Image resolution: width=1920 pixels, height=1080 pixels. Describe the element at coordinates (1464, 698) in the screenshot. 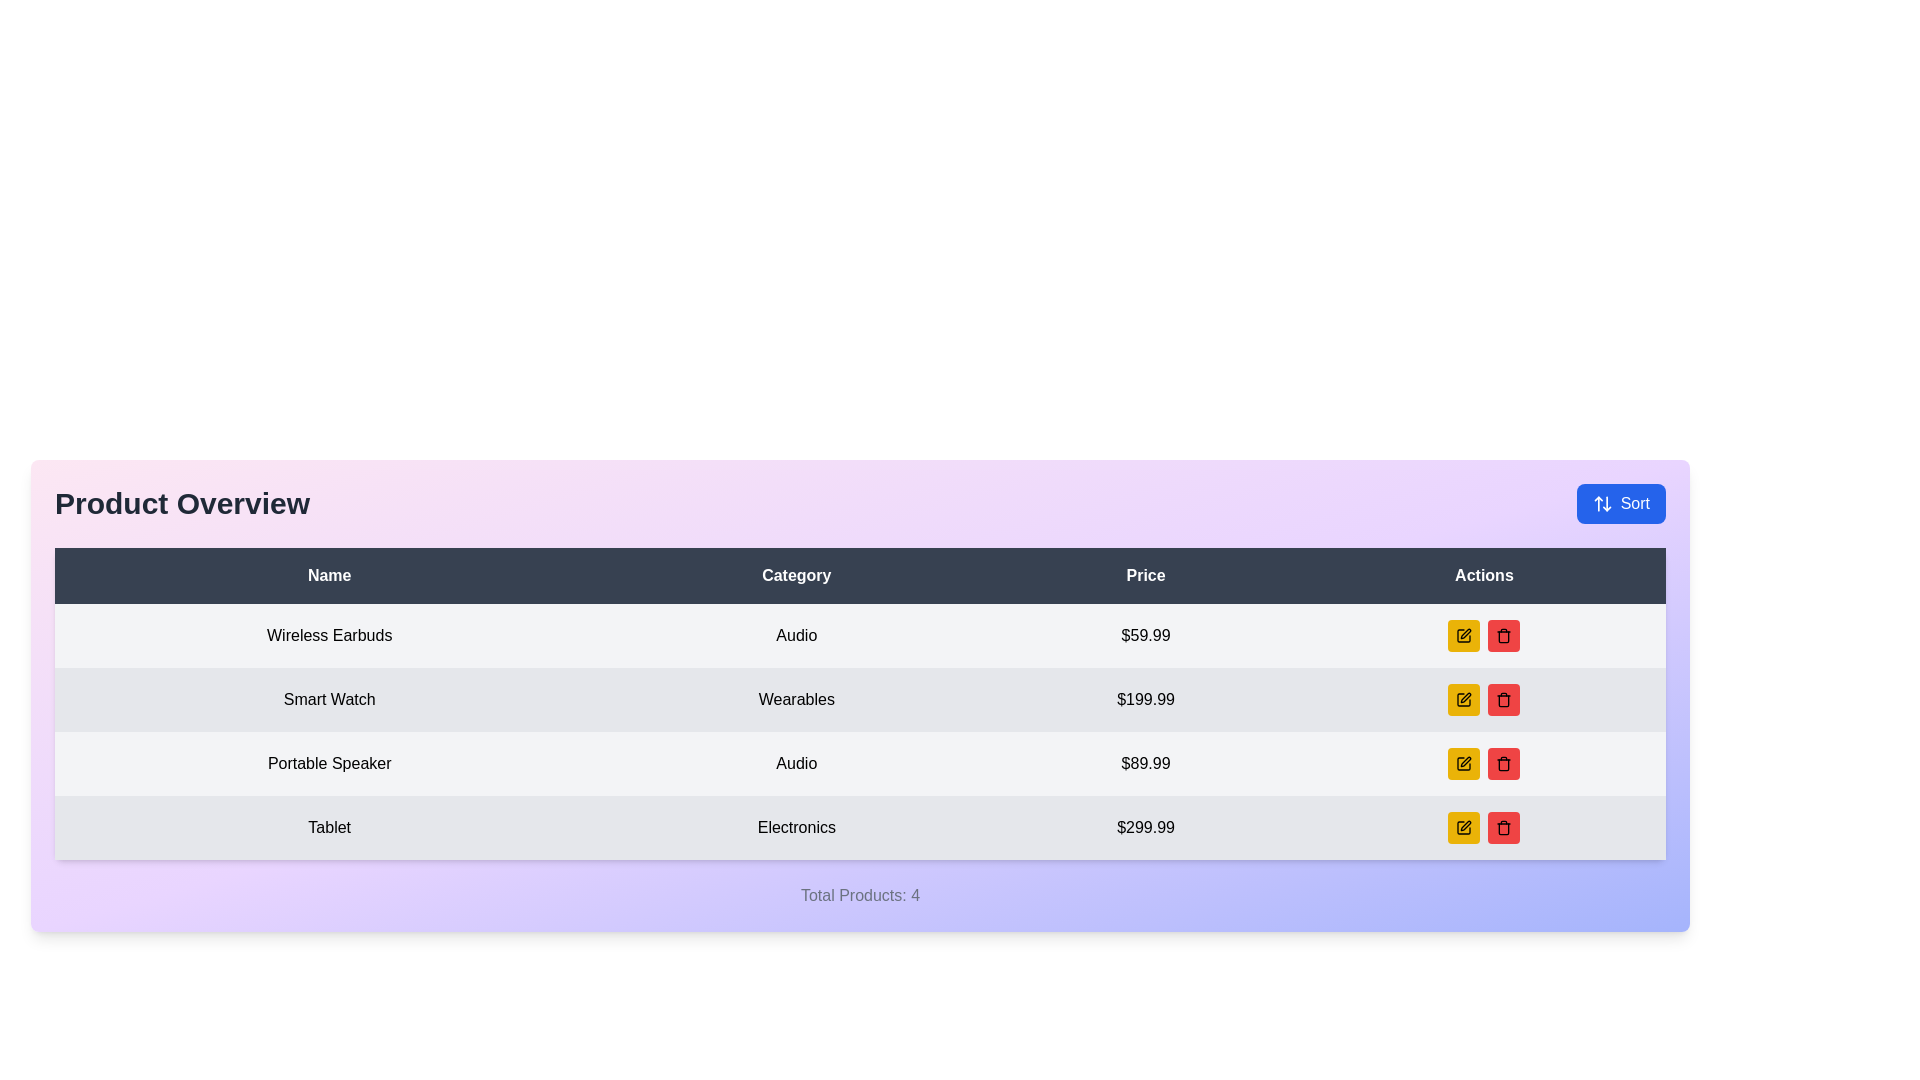

I see `the edit button located in the second row of the table under the 'Actions' column to initiate the edit action` at that location.